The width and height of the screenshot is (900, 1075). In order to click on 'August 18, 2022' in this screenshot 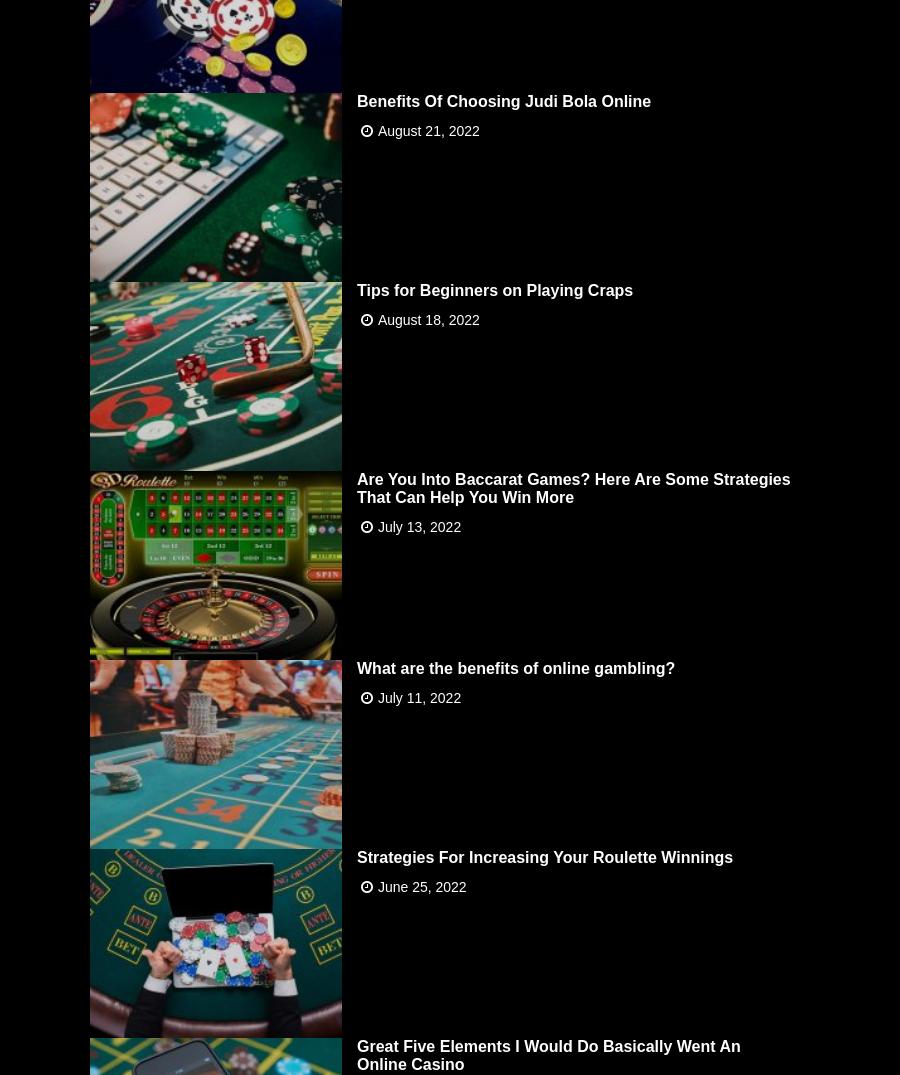, I will do `click(428, 316)`.